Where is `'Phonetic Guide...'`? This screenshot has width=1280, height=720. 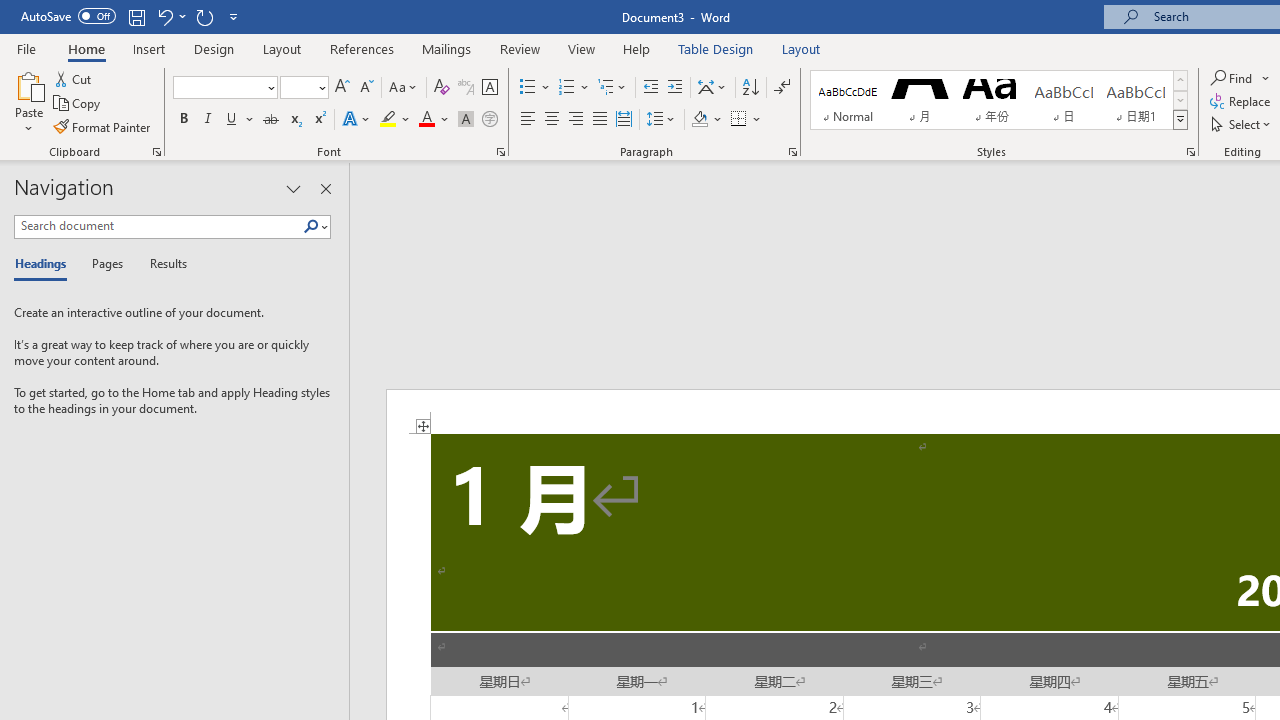
'Phonetic Guide...' is located at coordinates (464, 86).